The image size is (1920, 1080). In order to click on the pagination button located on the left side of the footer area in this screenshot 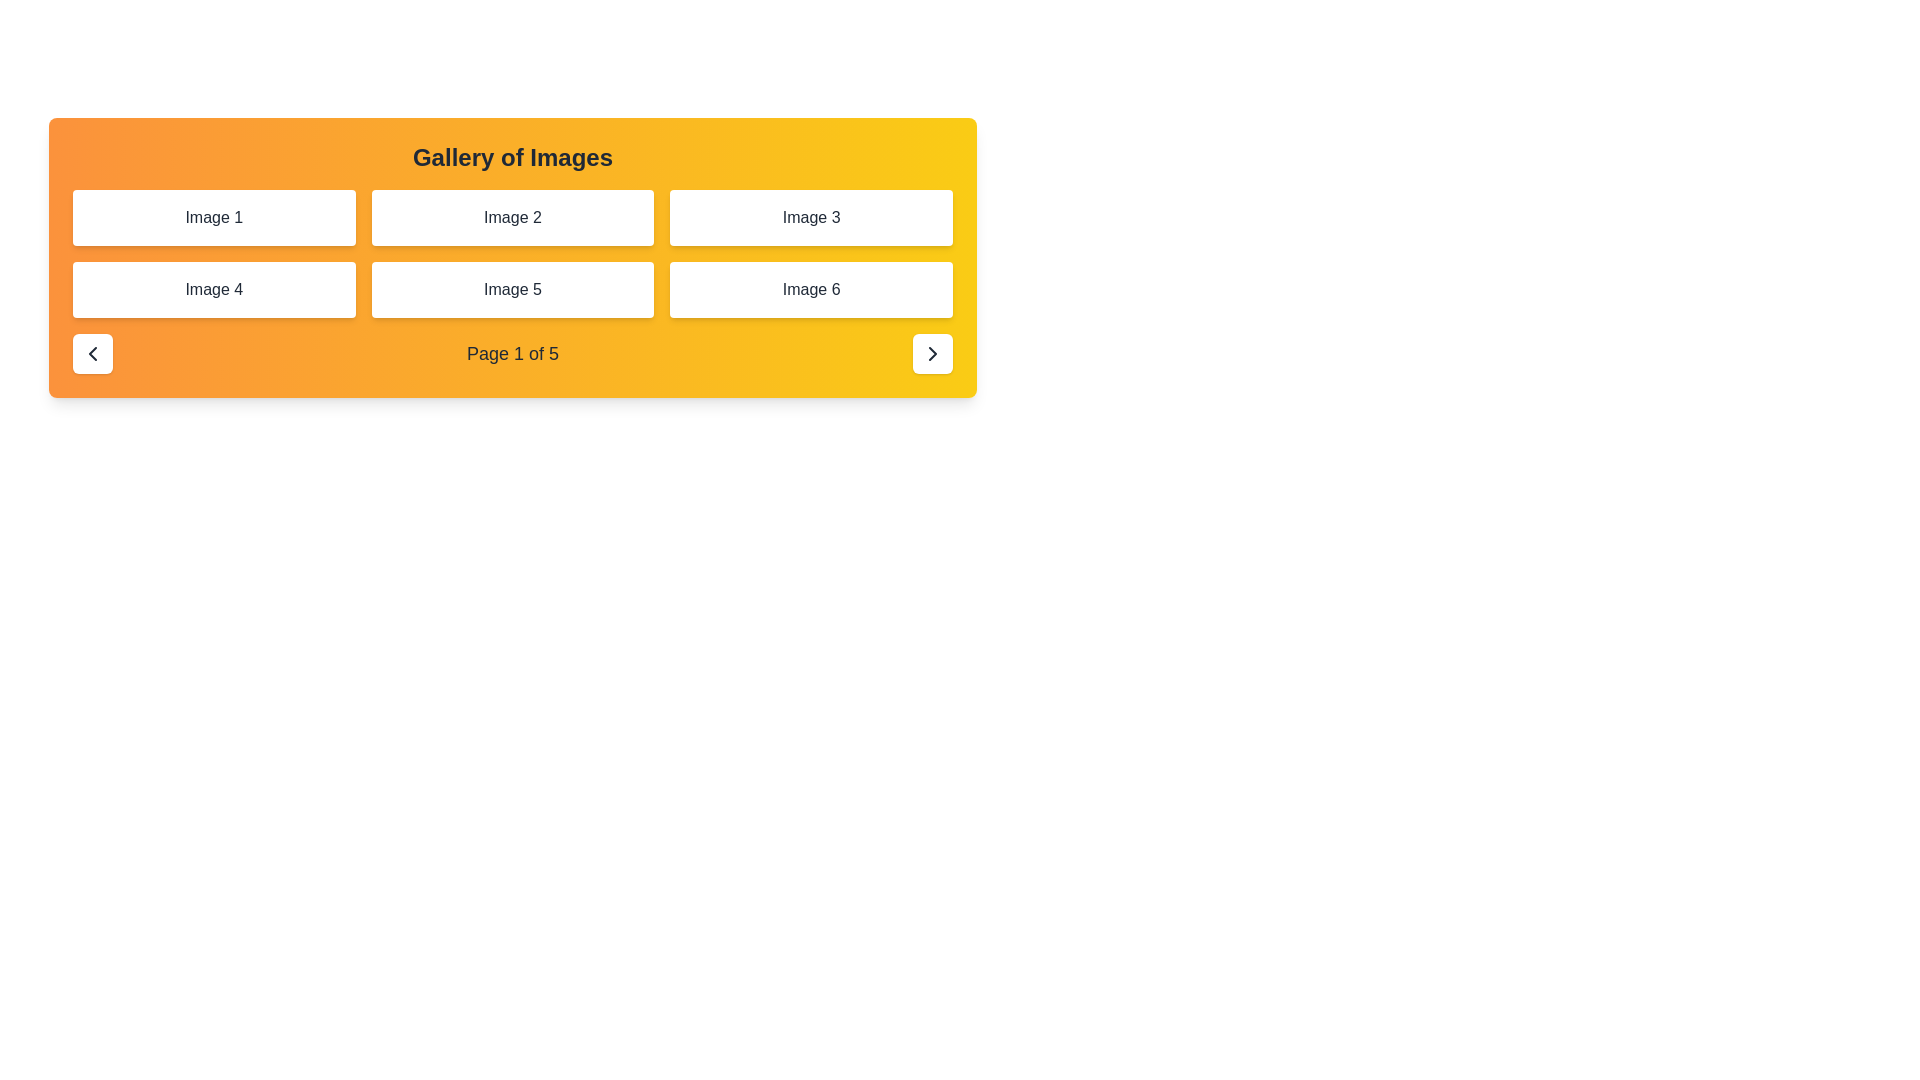, I will do `click(91, 353)`.